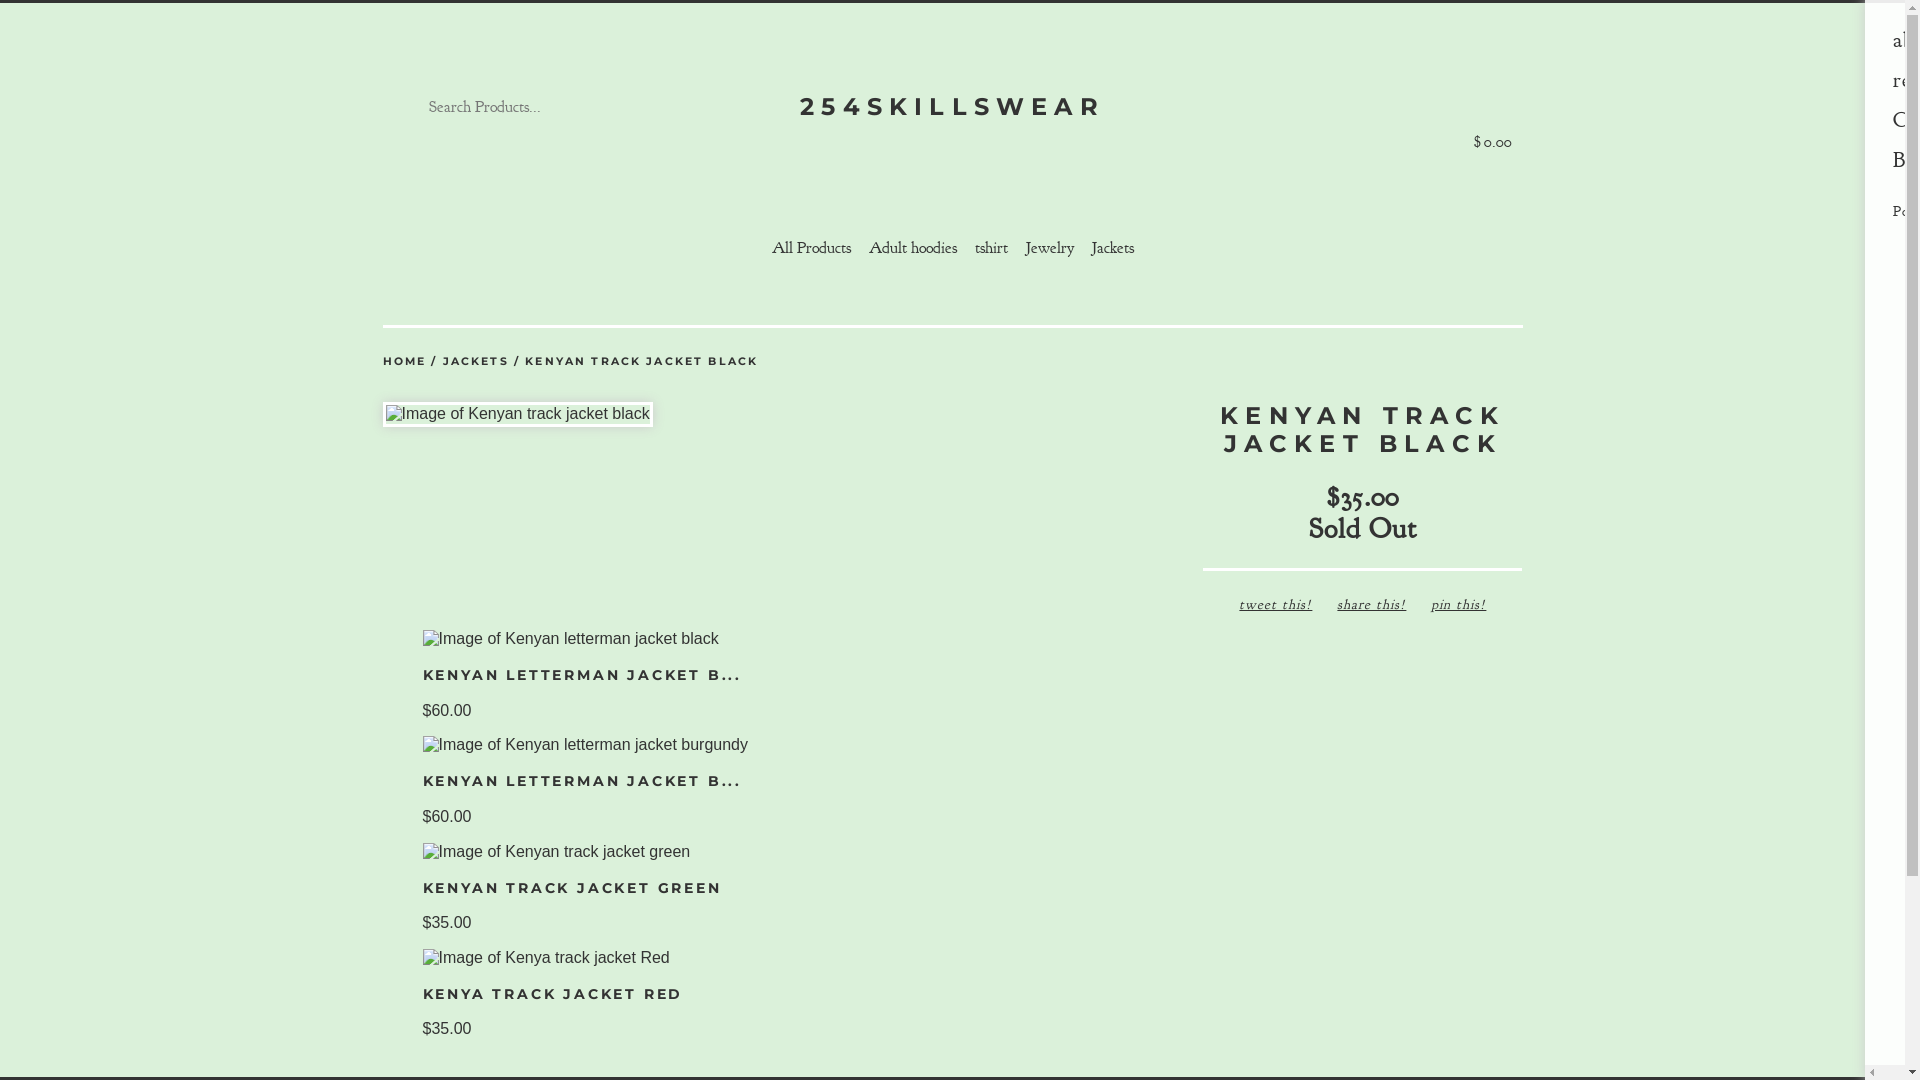  Describe the element at coordinates (382, 361) in the screenshot. I see `'HOME'` at that location.